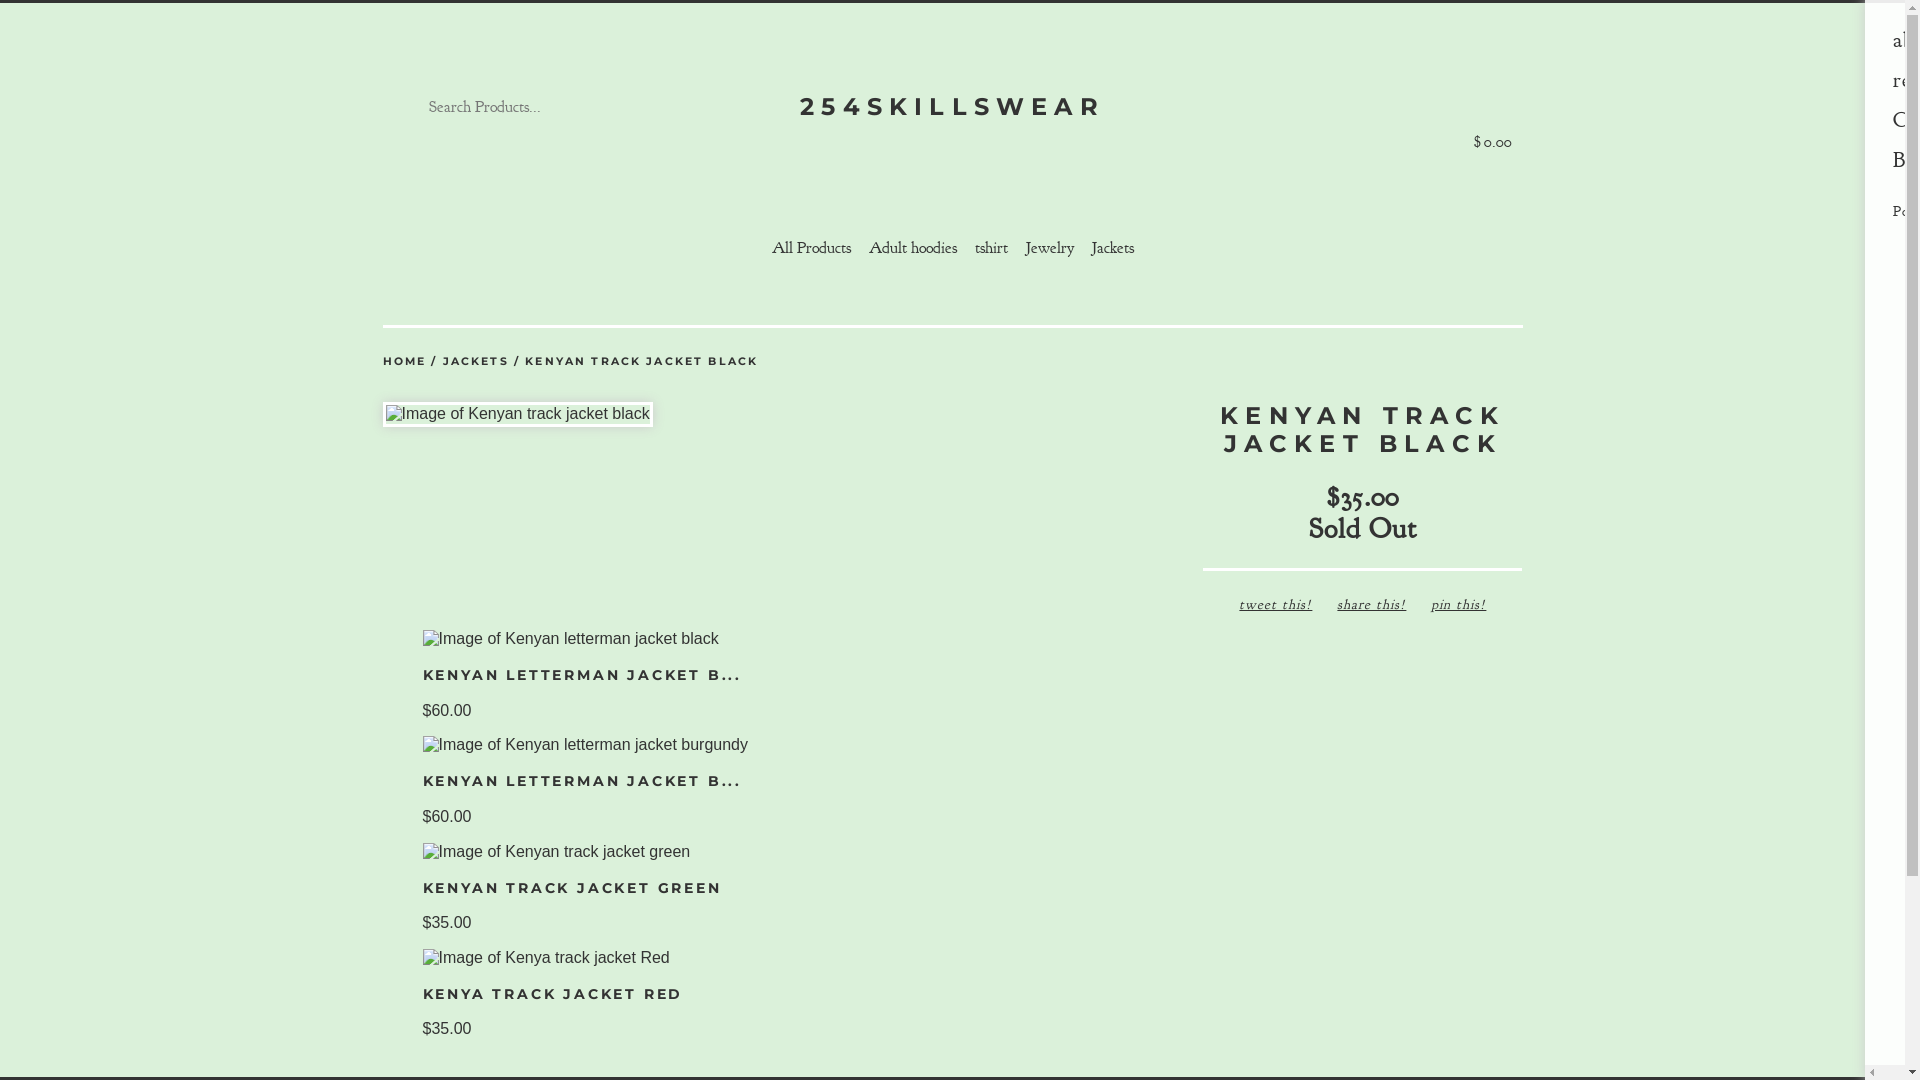  Describe the element at coordinates (382, 361) in the screenshot. I see `'HOME'` at that location.